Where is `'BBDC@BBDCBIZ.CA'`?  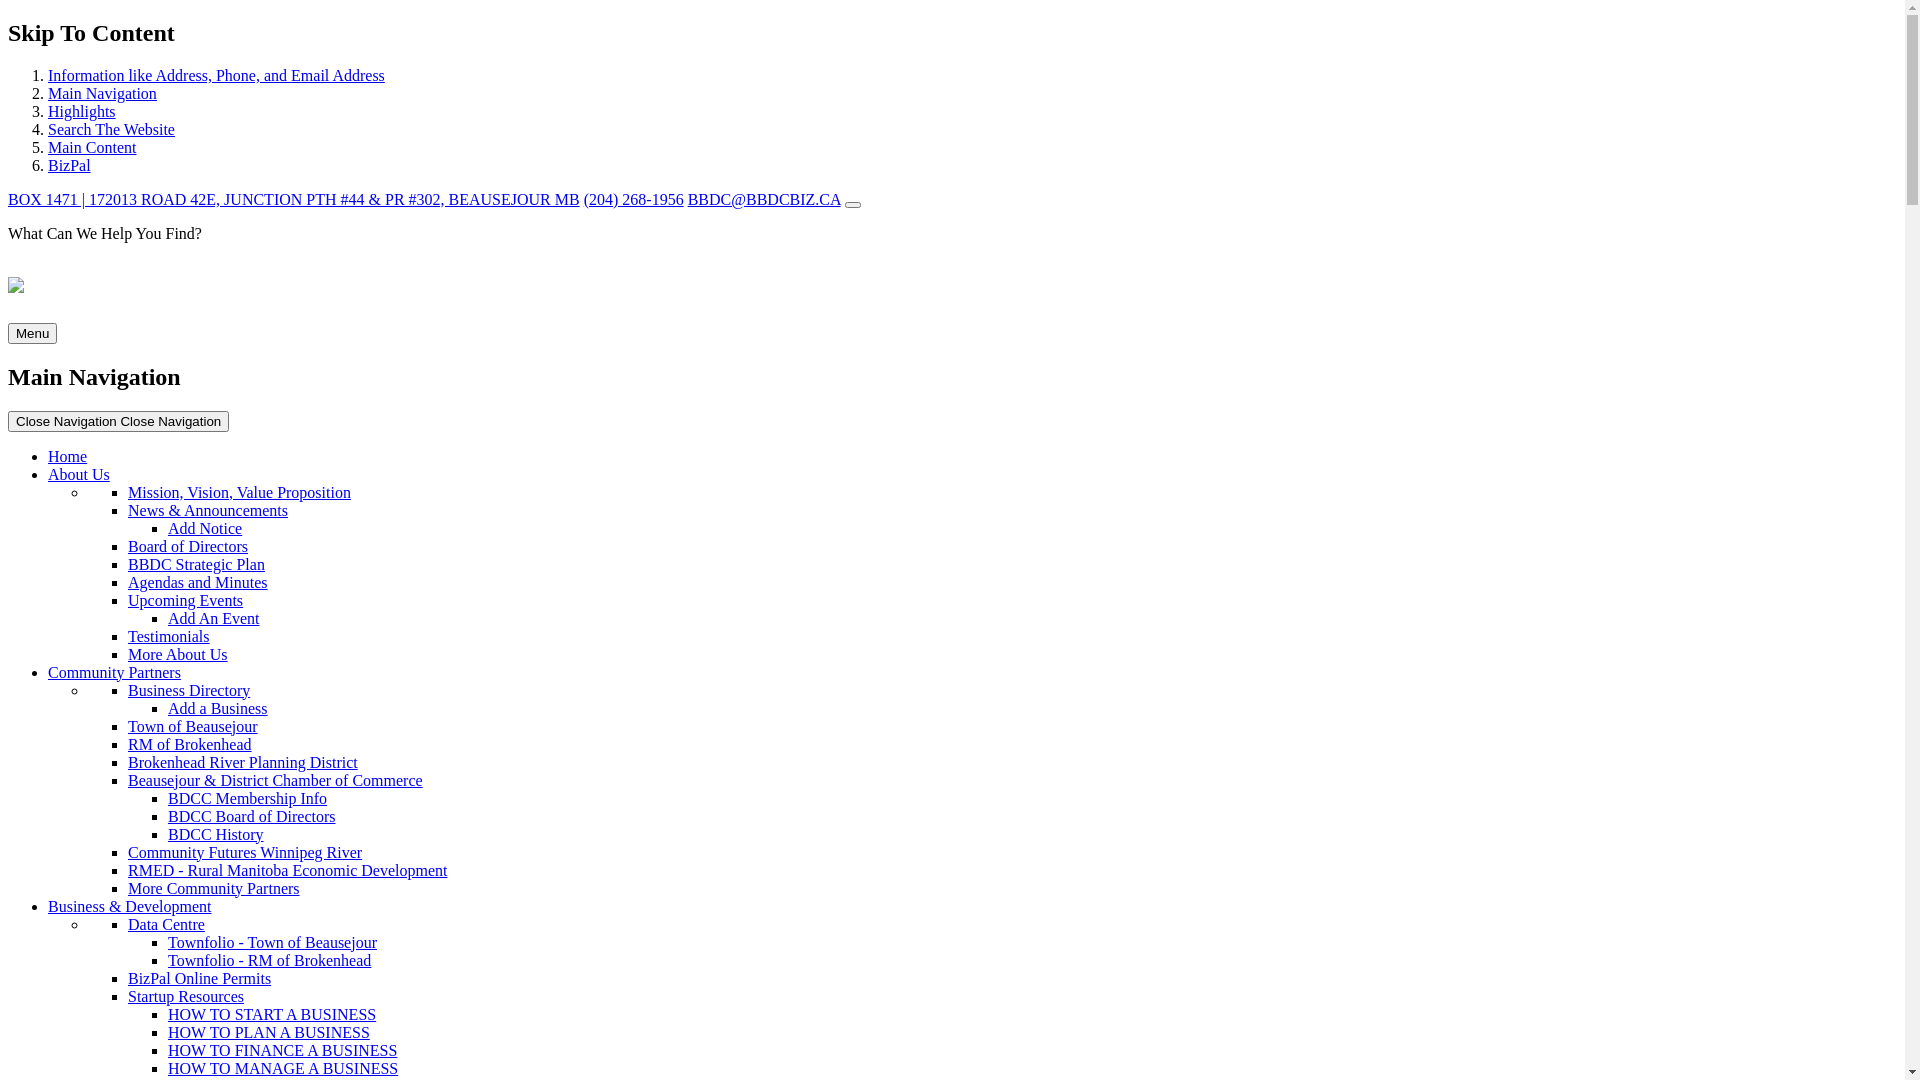
'BBDC@BBDCBIZ.CA' is located at coordinates (763, 199).